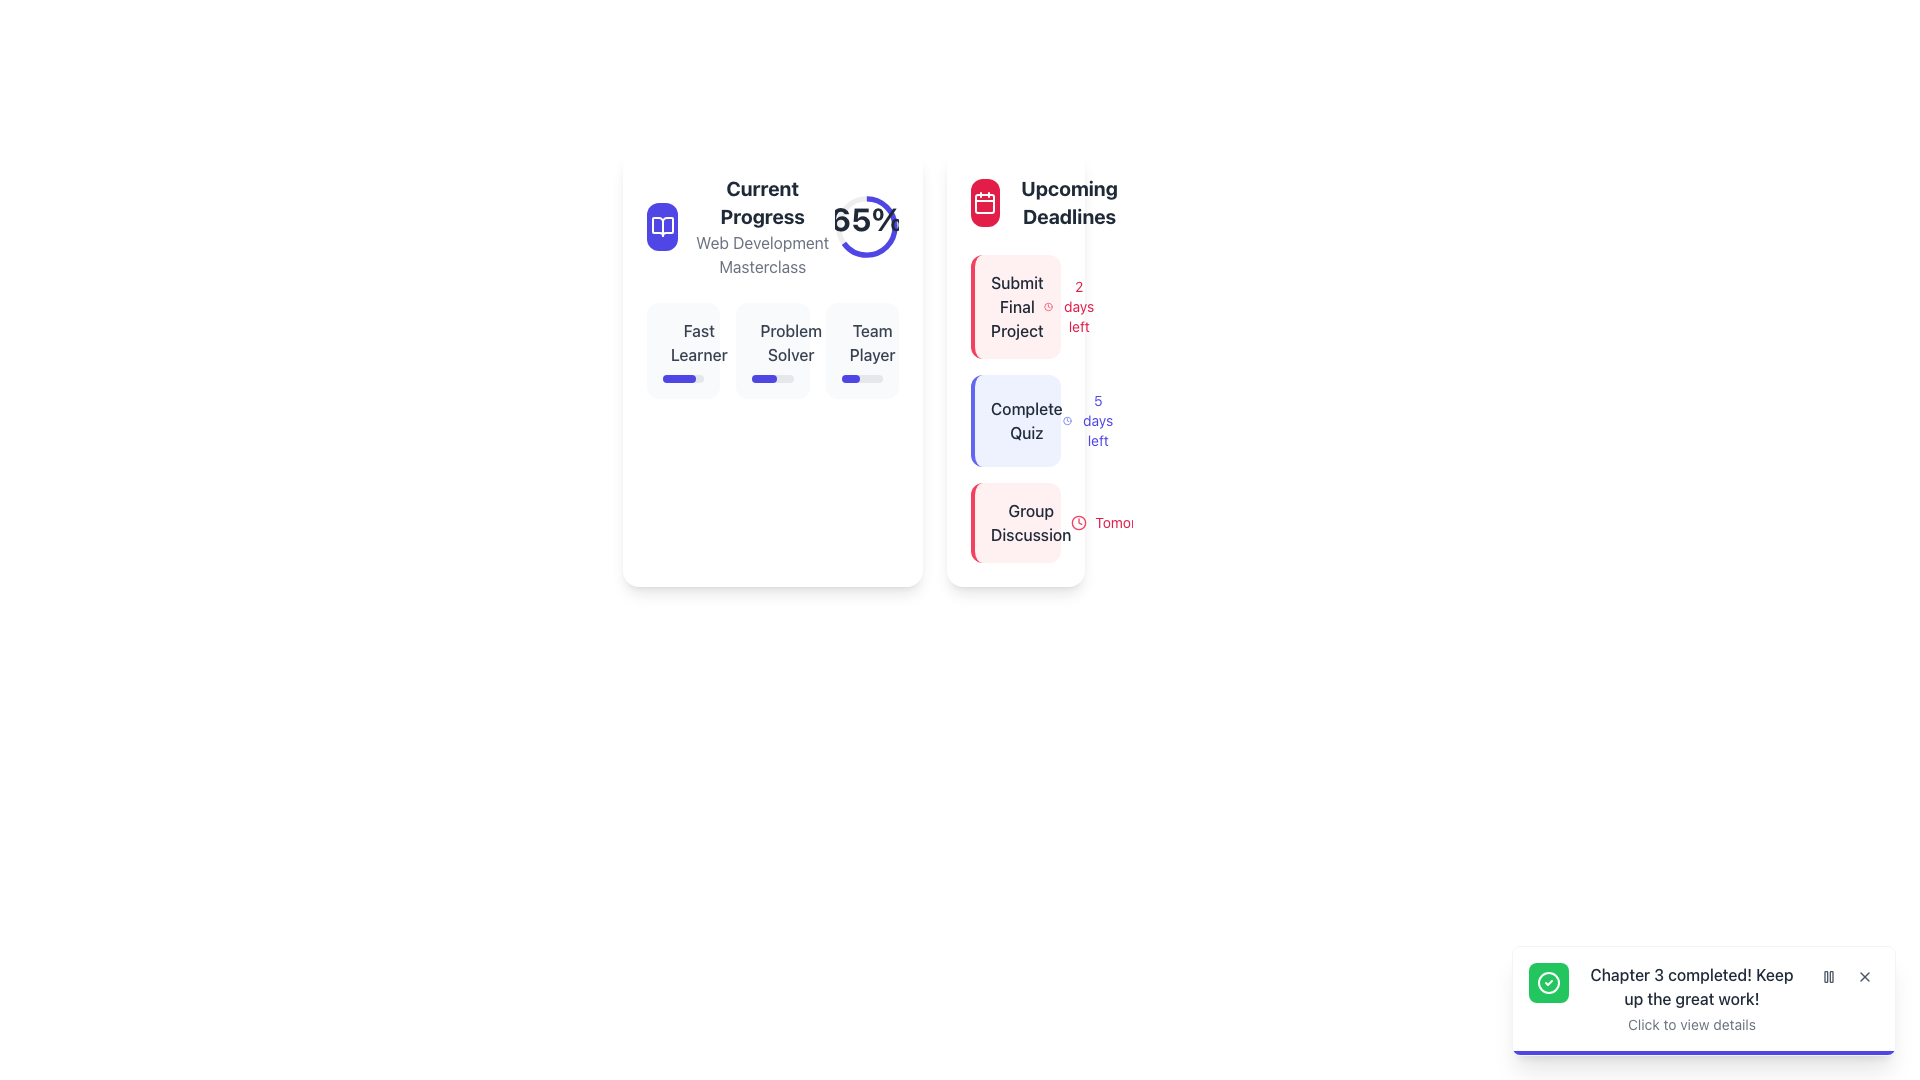 The width and height of the screenshot is (1920, 1080). I want to click on the text component displaying 'Chapter 3 completed! Keep up the great work!' in dark gray, bold font located in the bottom-right notification interface, so click(1690, 986).